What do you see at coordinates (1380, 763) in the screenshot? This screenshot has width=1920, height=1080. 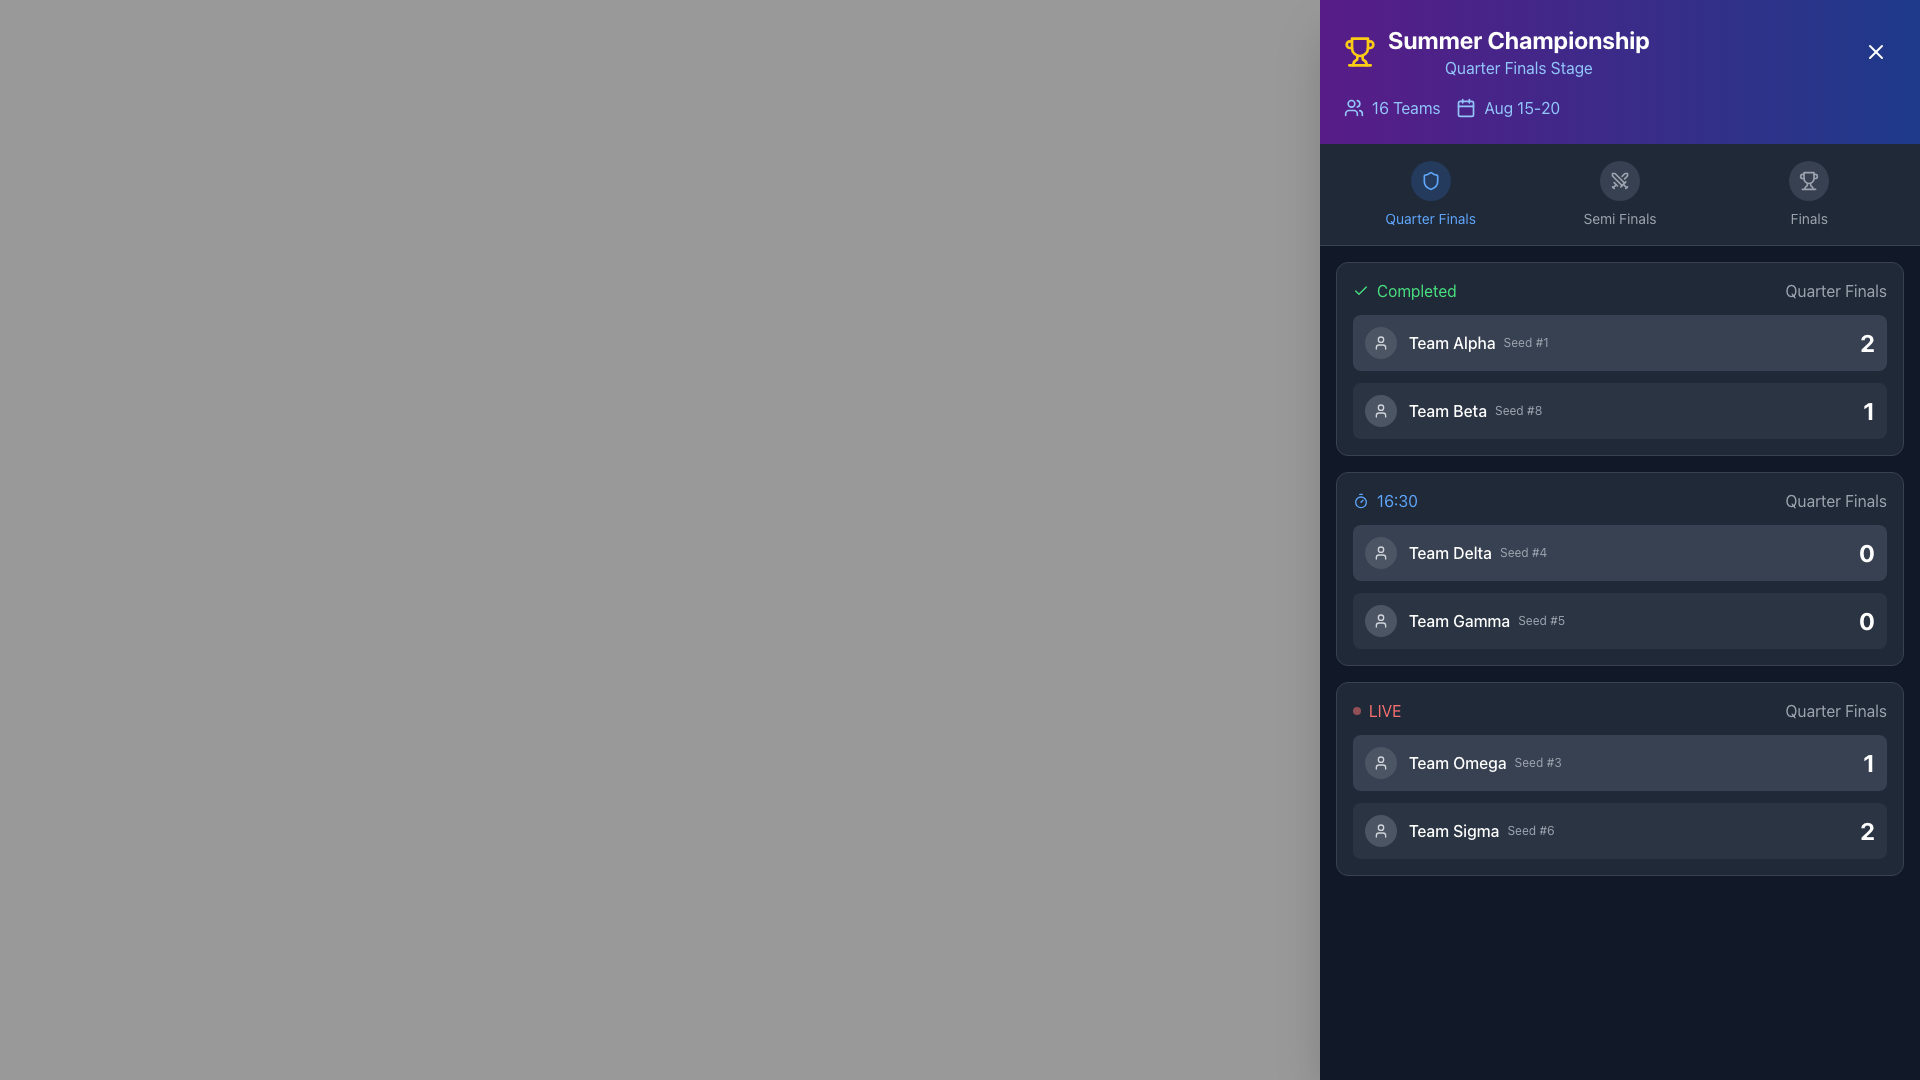 I see `the circular gray avatar icon representing a user, which is the first item in the list for 'Team OmegaSeed #3', located adjacent to the label 'Team Omega'` at bounding box center [1380, 763].